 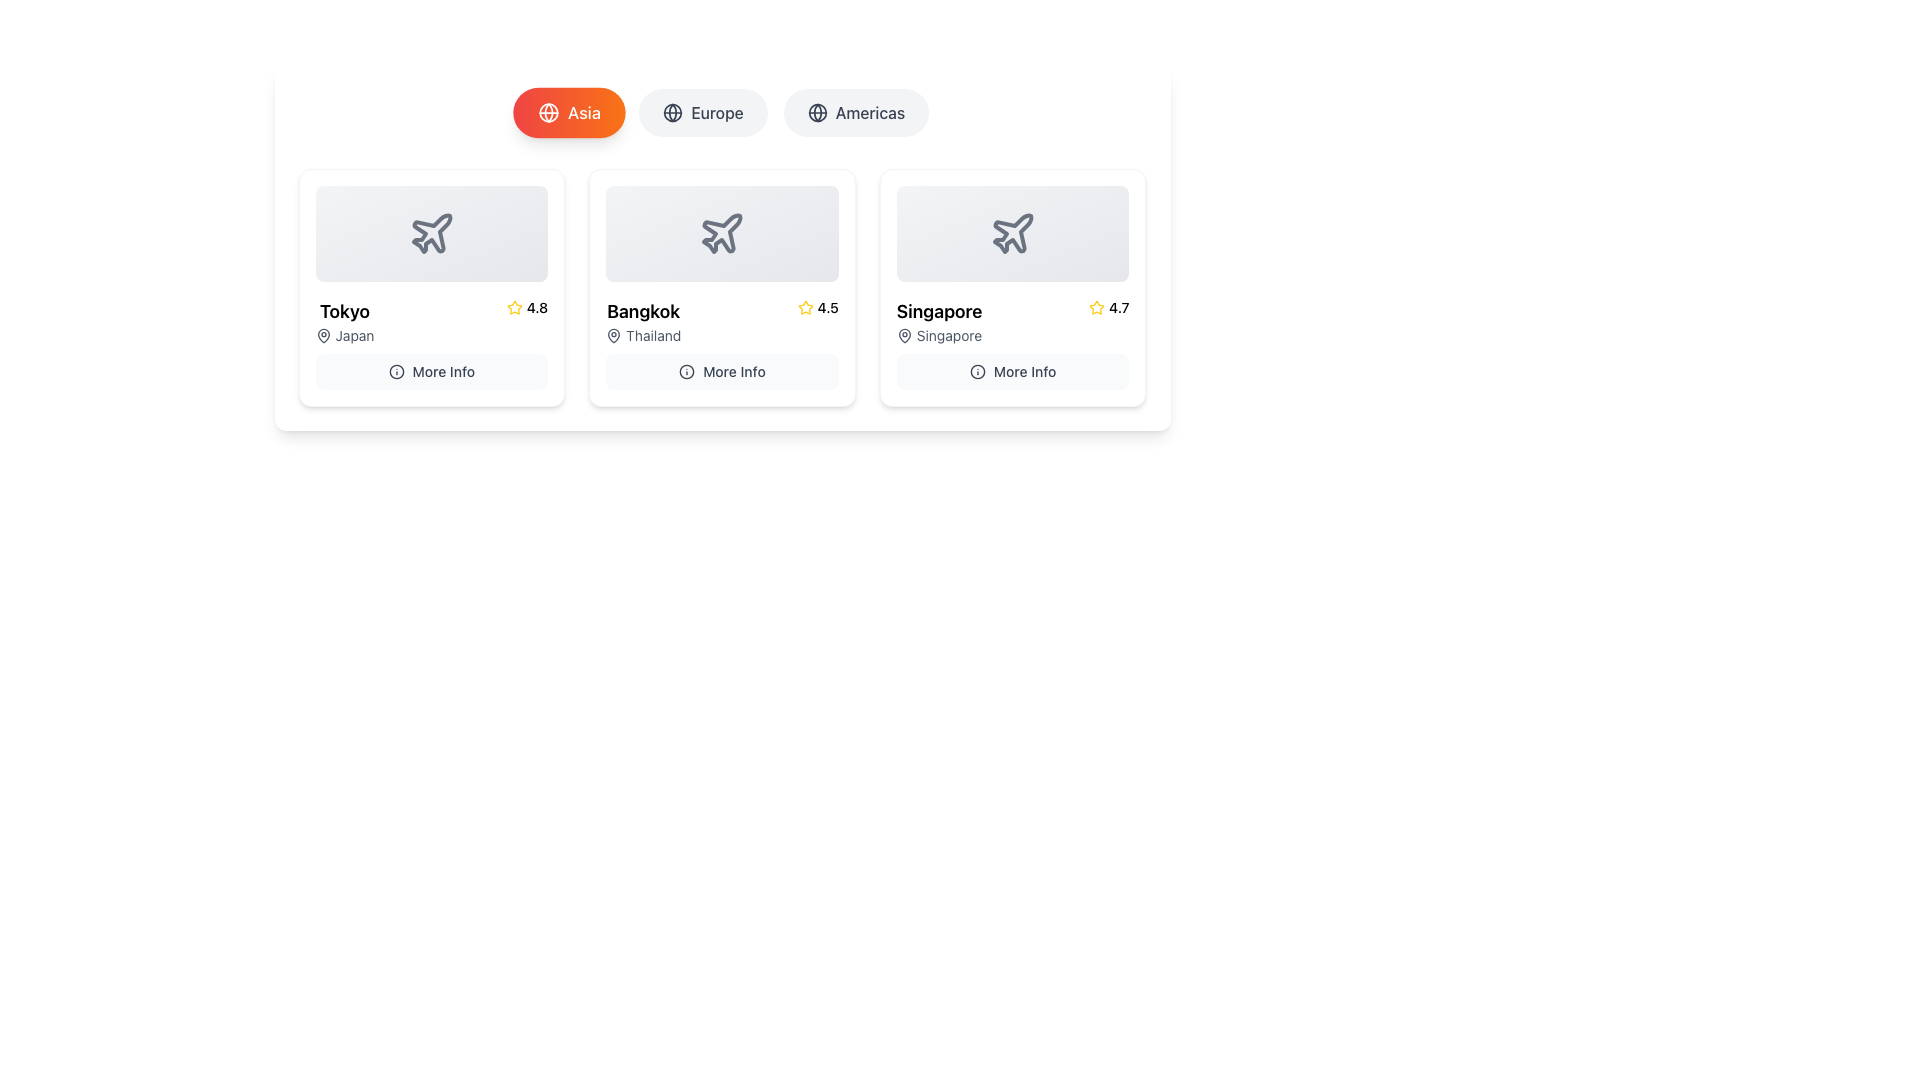 I want to click on the Label with icon that provides contextual information about Tokyo, located directly below the main title 'Tokyo' and to the right of the map pin icon, so click(x=345, y=334).